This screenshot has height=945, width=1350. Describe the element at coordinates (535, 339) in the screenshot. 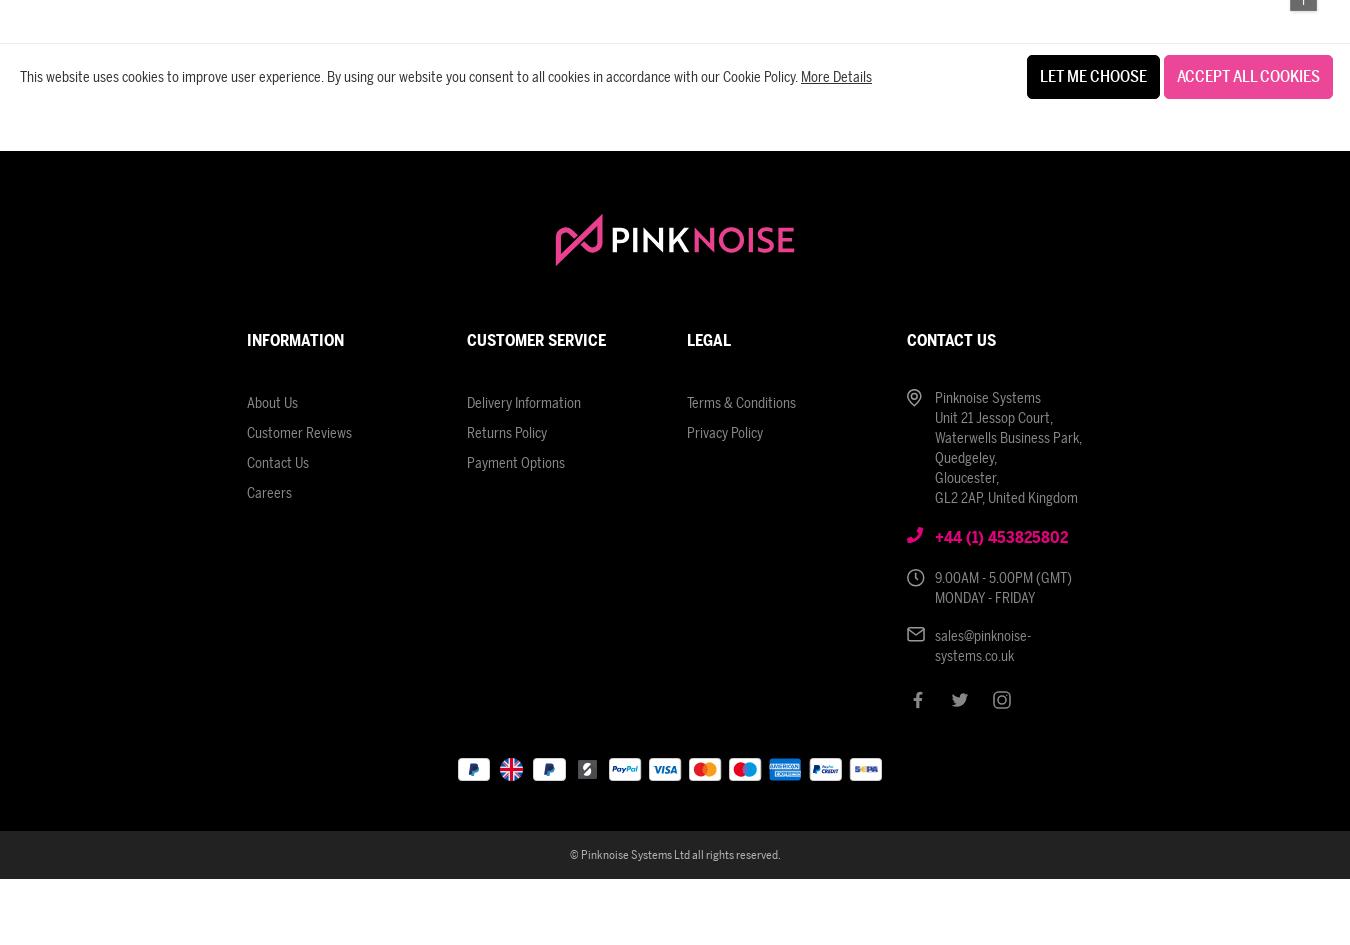

I see `'Customer Service'` at that location.